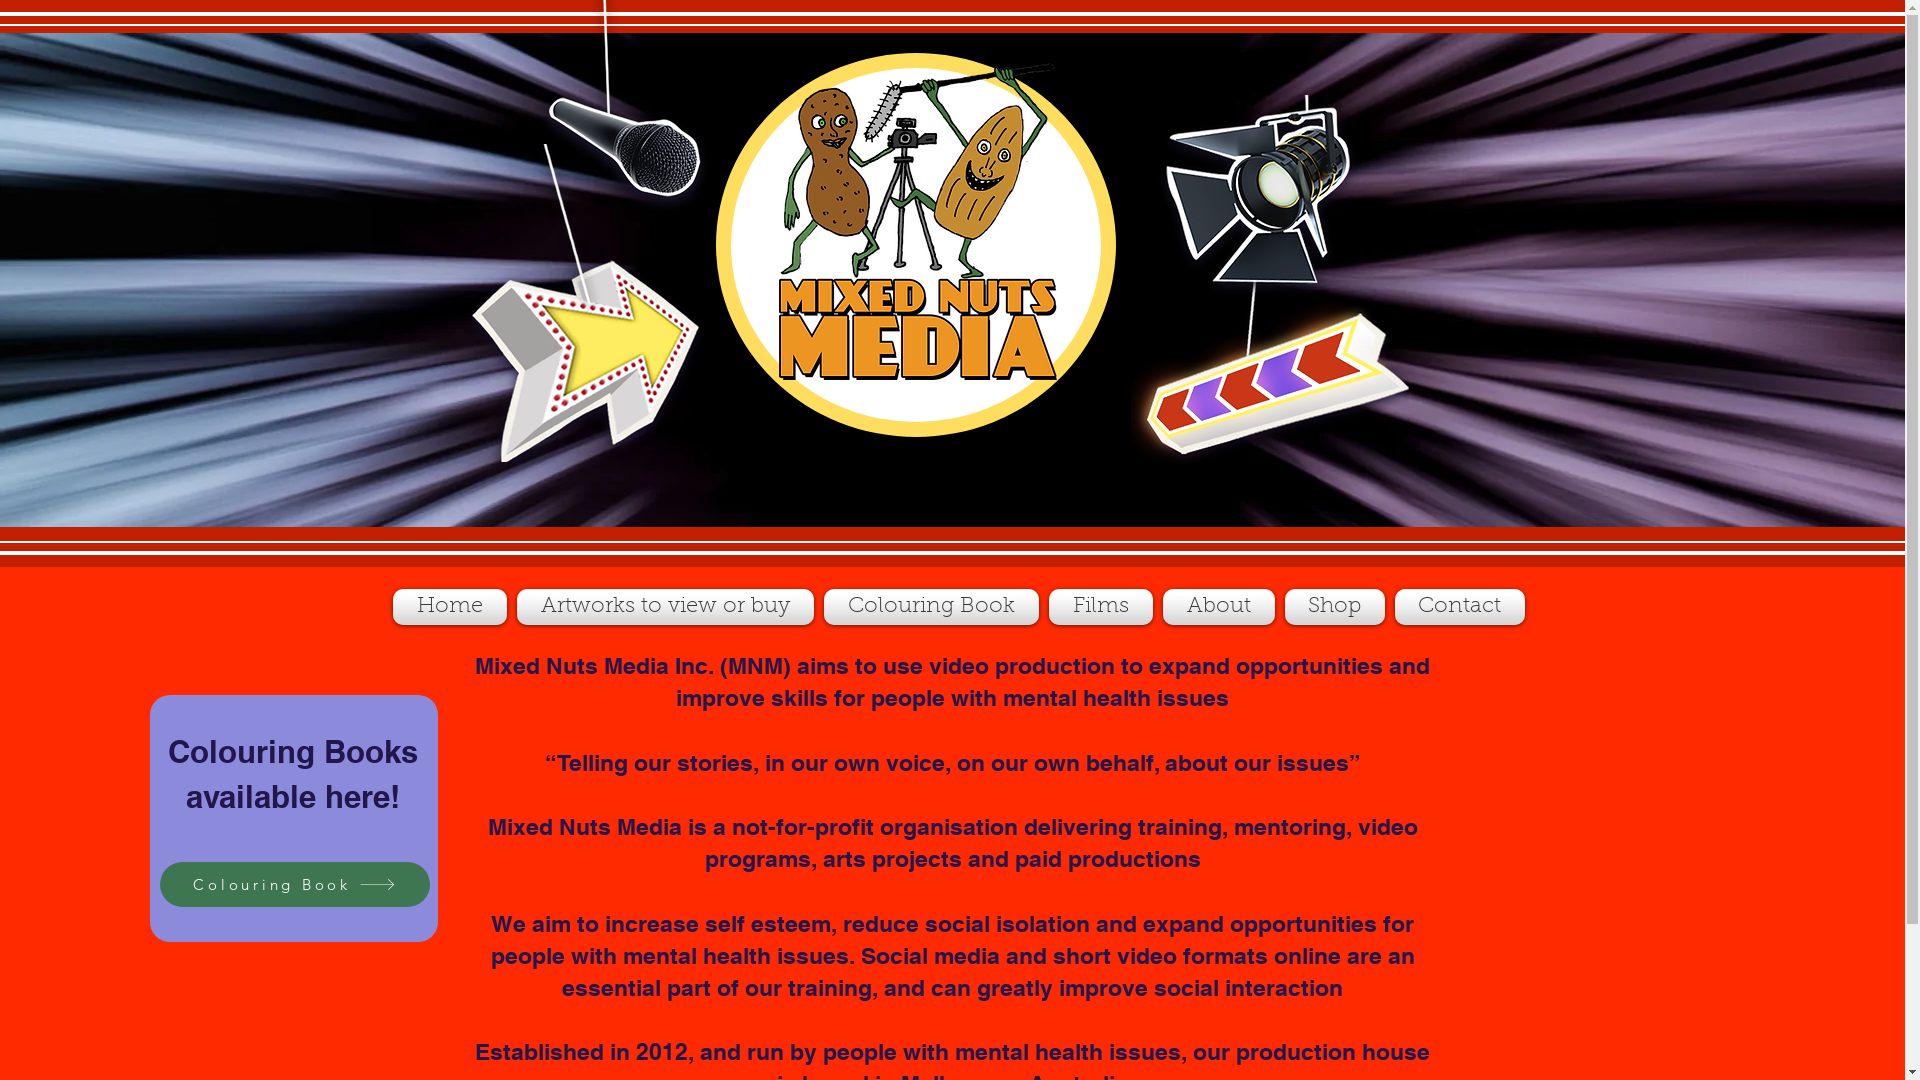  What do you see at coordinates (450, 605) in the screenshot?
I see `'Home'` at bounding box center [450, 605].